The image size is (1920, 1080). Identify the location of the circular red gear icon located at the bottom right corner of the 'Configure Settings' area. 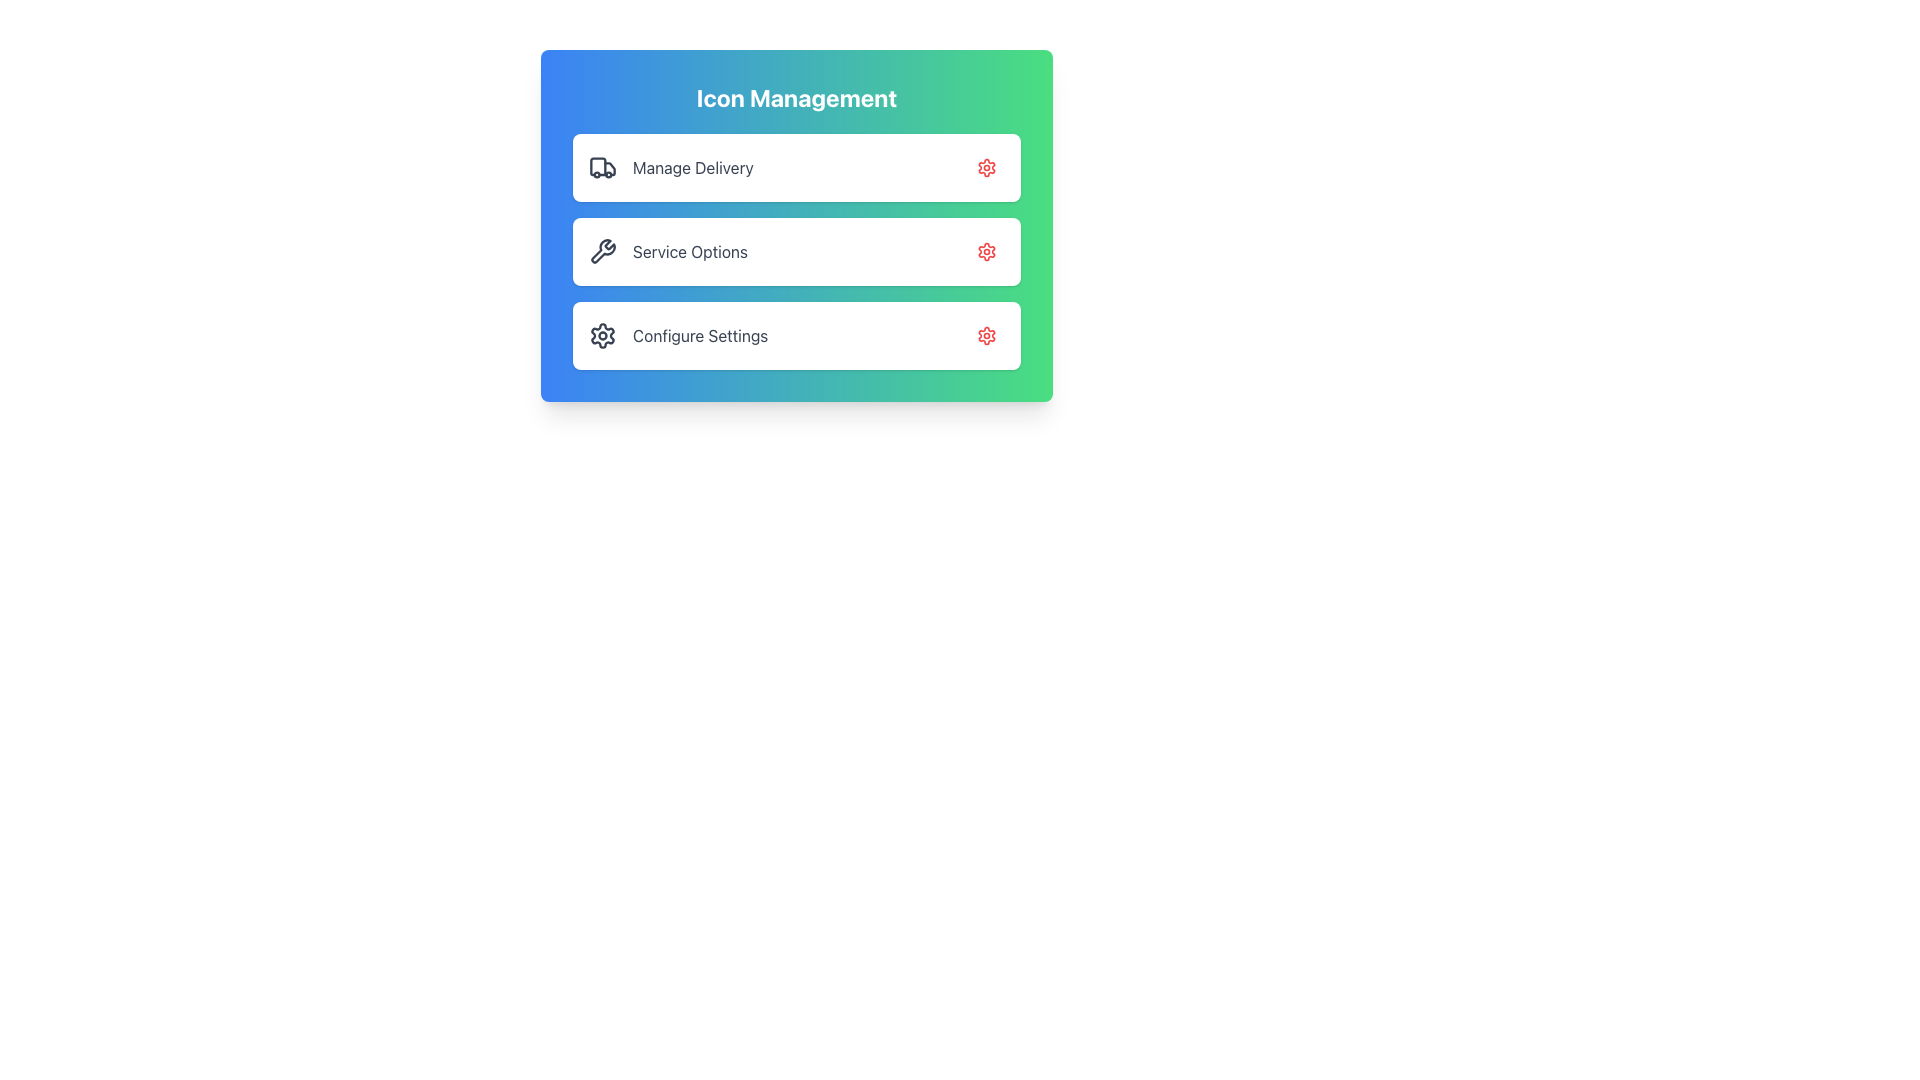
(987, 334).